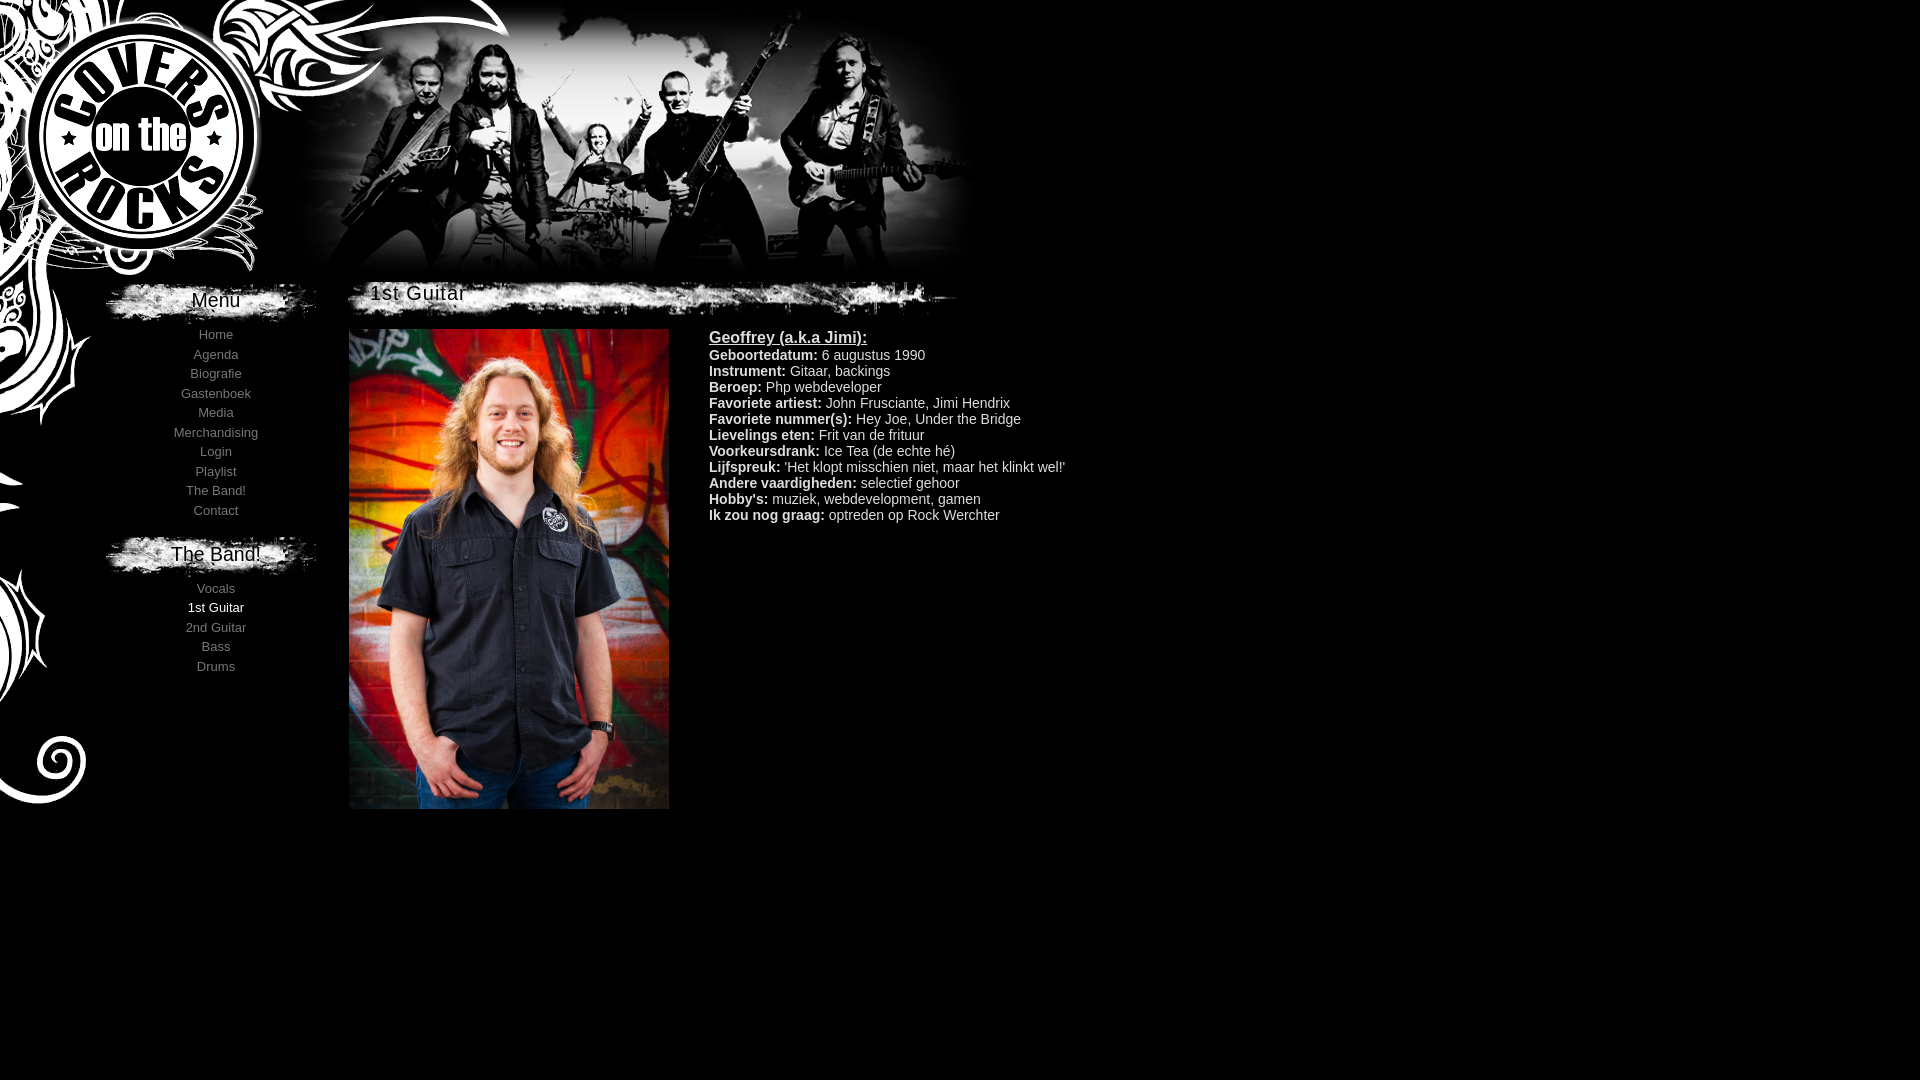 The height and width of the screenshot is (1080, 1920). Describe the element at coordinates (216, 587) in the screenshot. I see `'Vocals'` at that location.